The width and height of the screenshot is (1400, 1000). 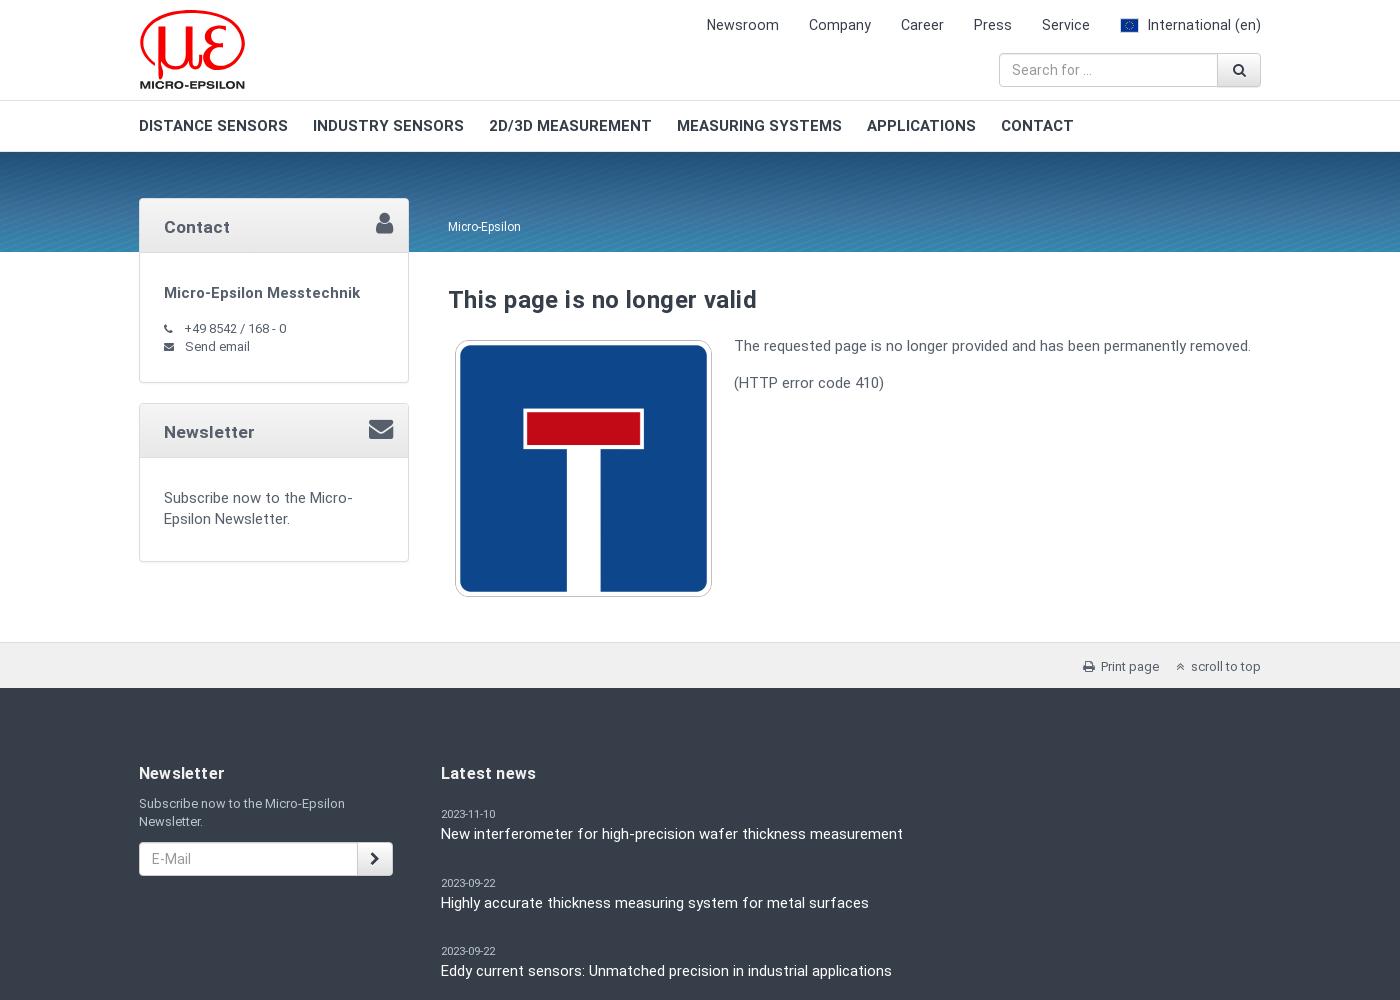 I want to click on '2023-11-10', so click(x=441, y=813).